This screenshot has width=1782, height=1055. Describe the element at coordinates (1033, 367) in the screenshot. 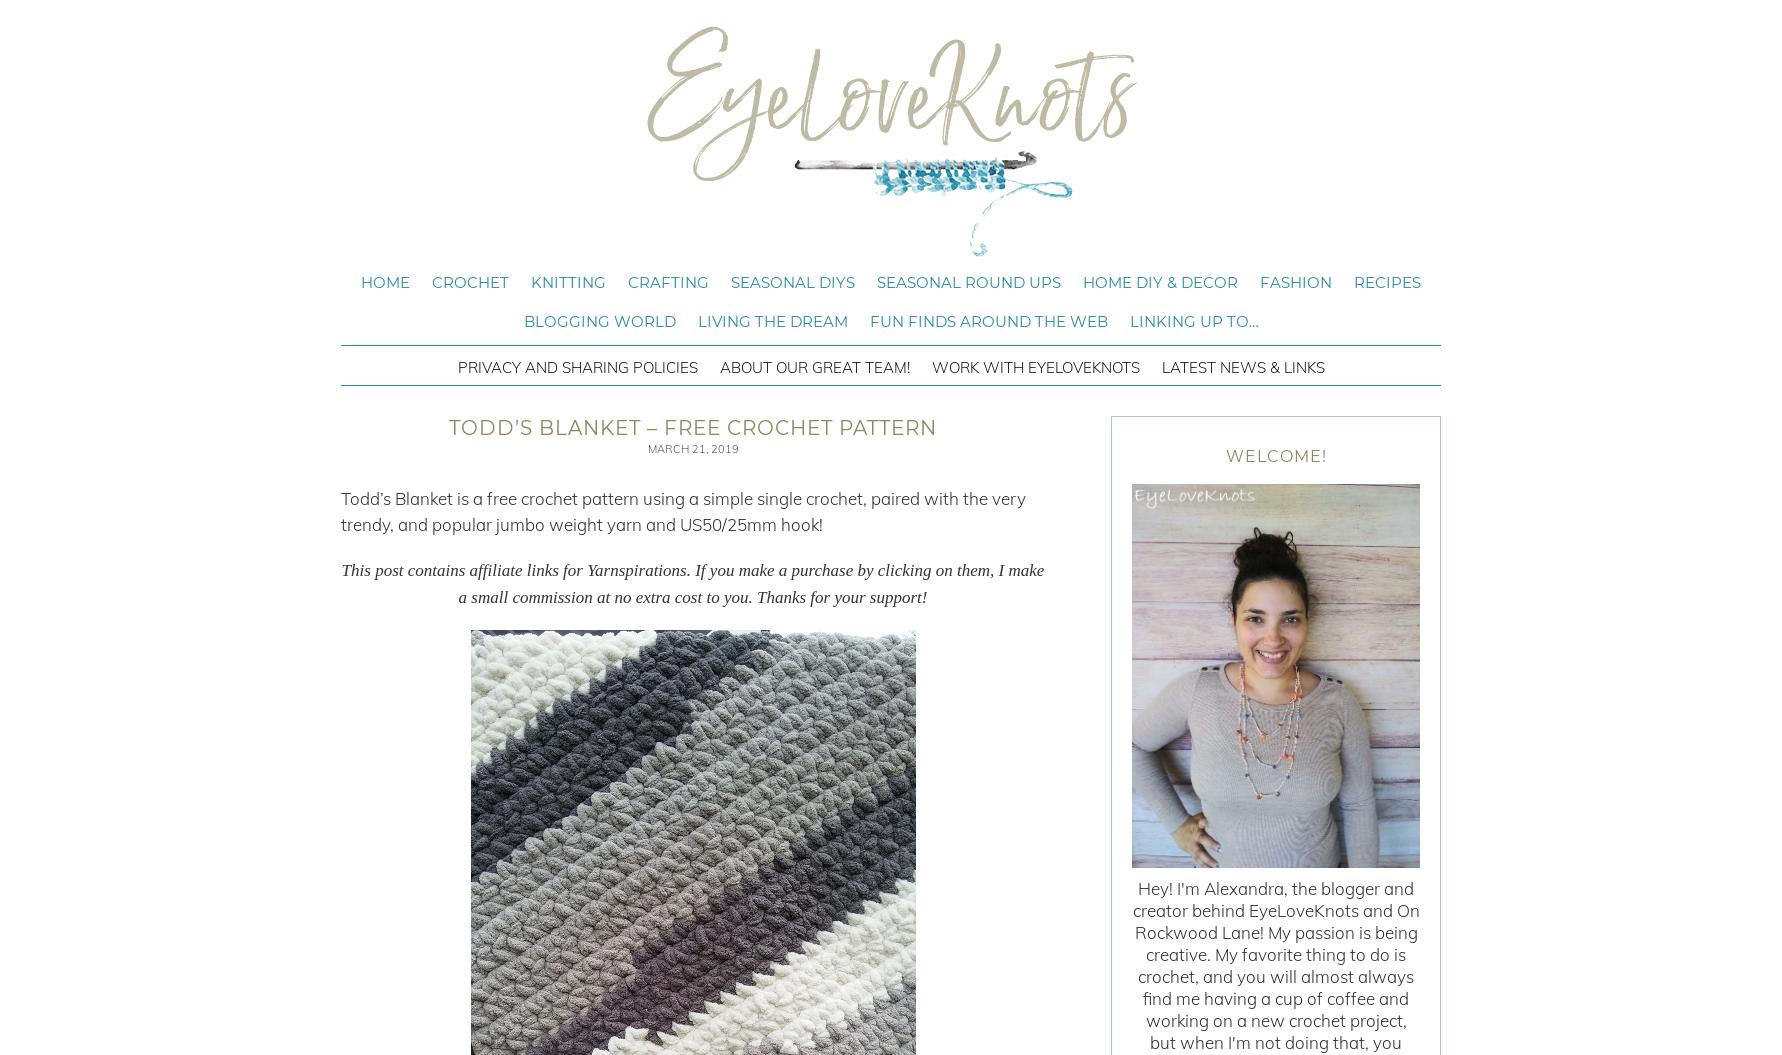

I see `'Work with EyeLoveKnots'` at that location.